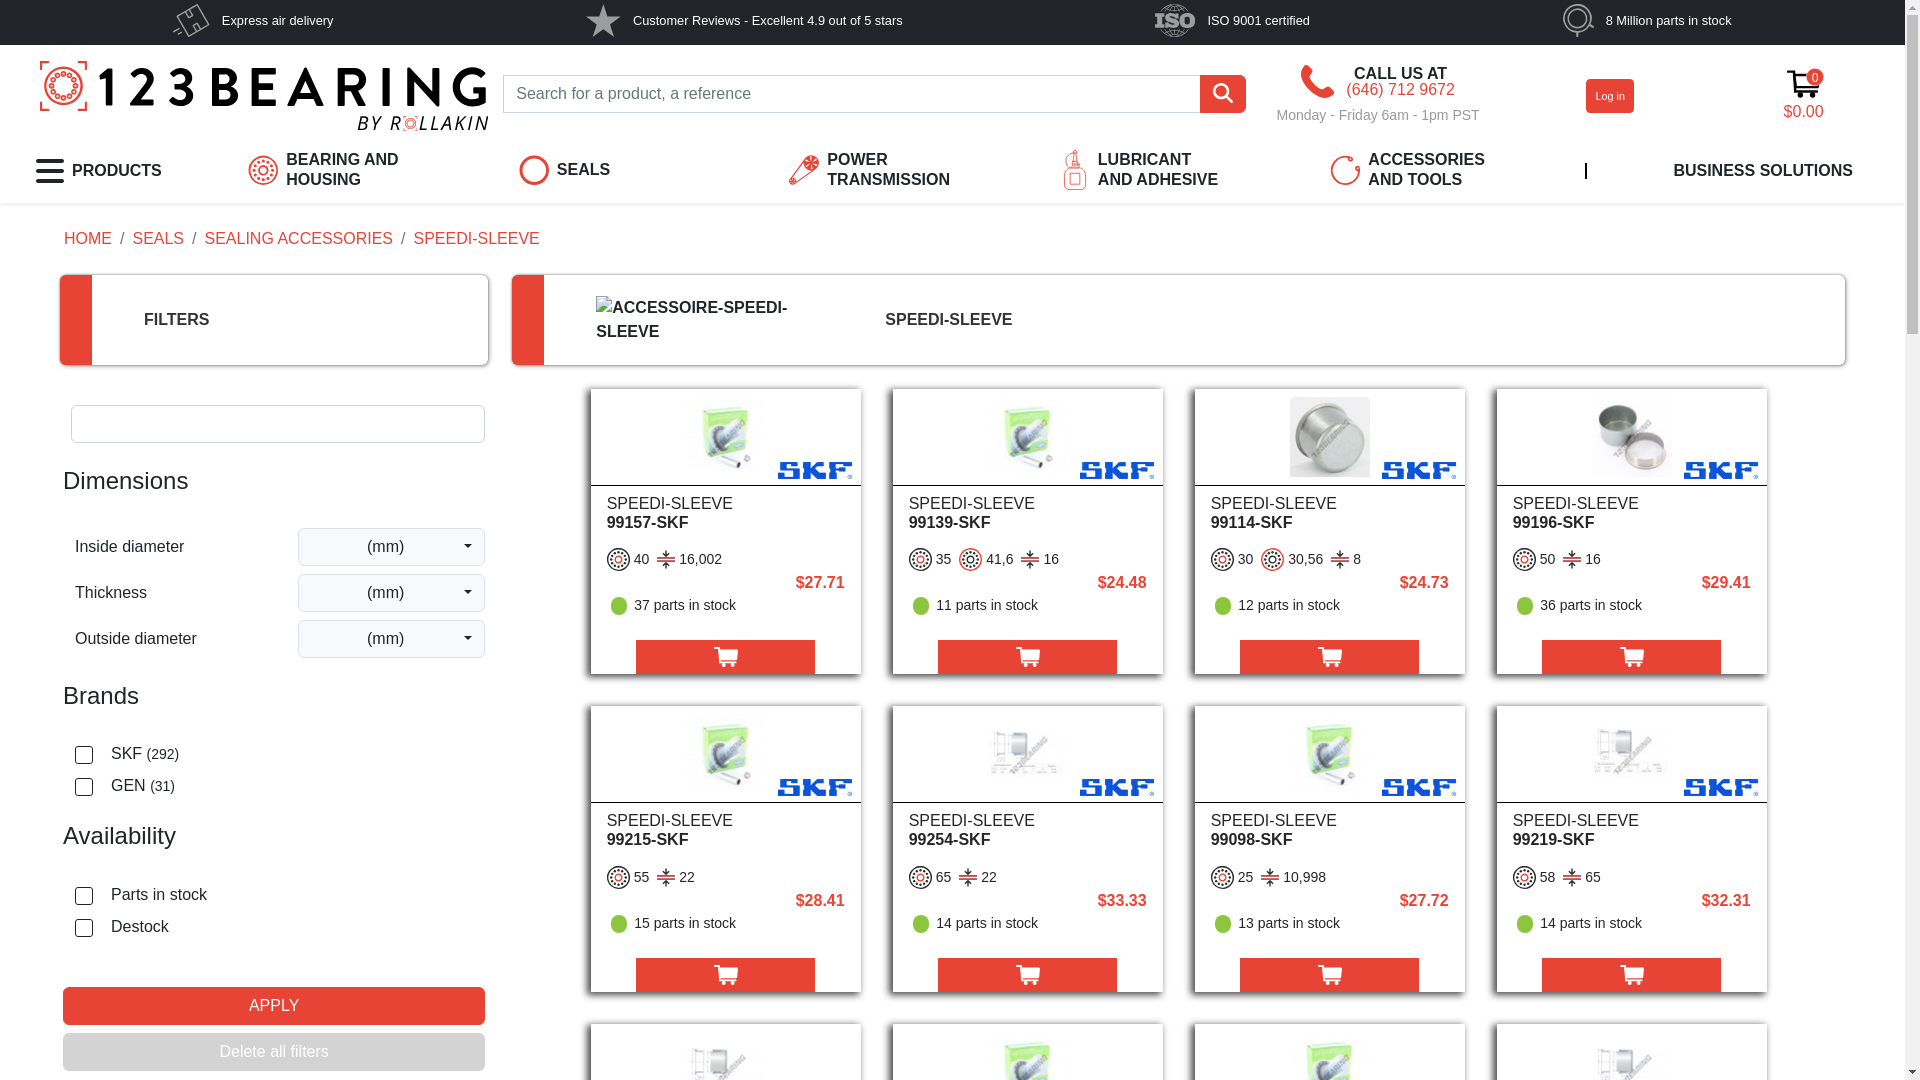  What do you see at coordinates (724, 827) in the screenshot?
I see `'SPEEDI-SLEEVE` at bounding box center [724, 827].